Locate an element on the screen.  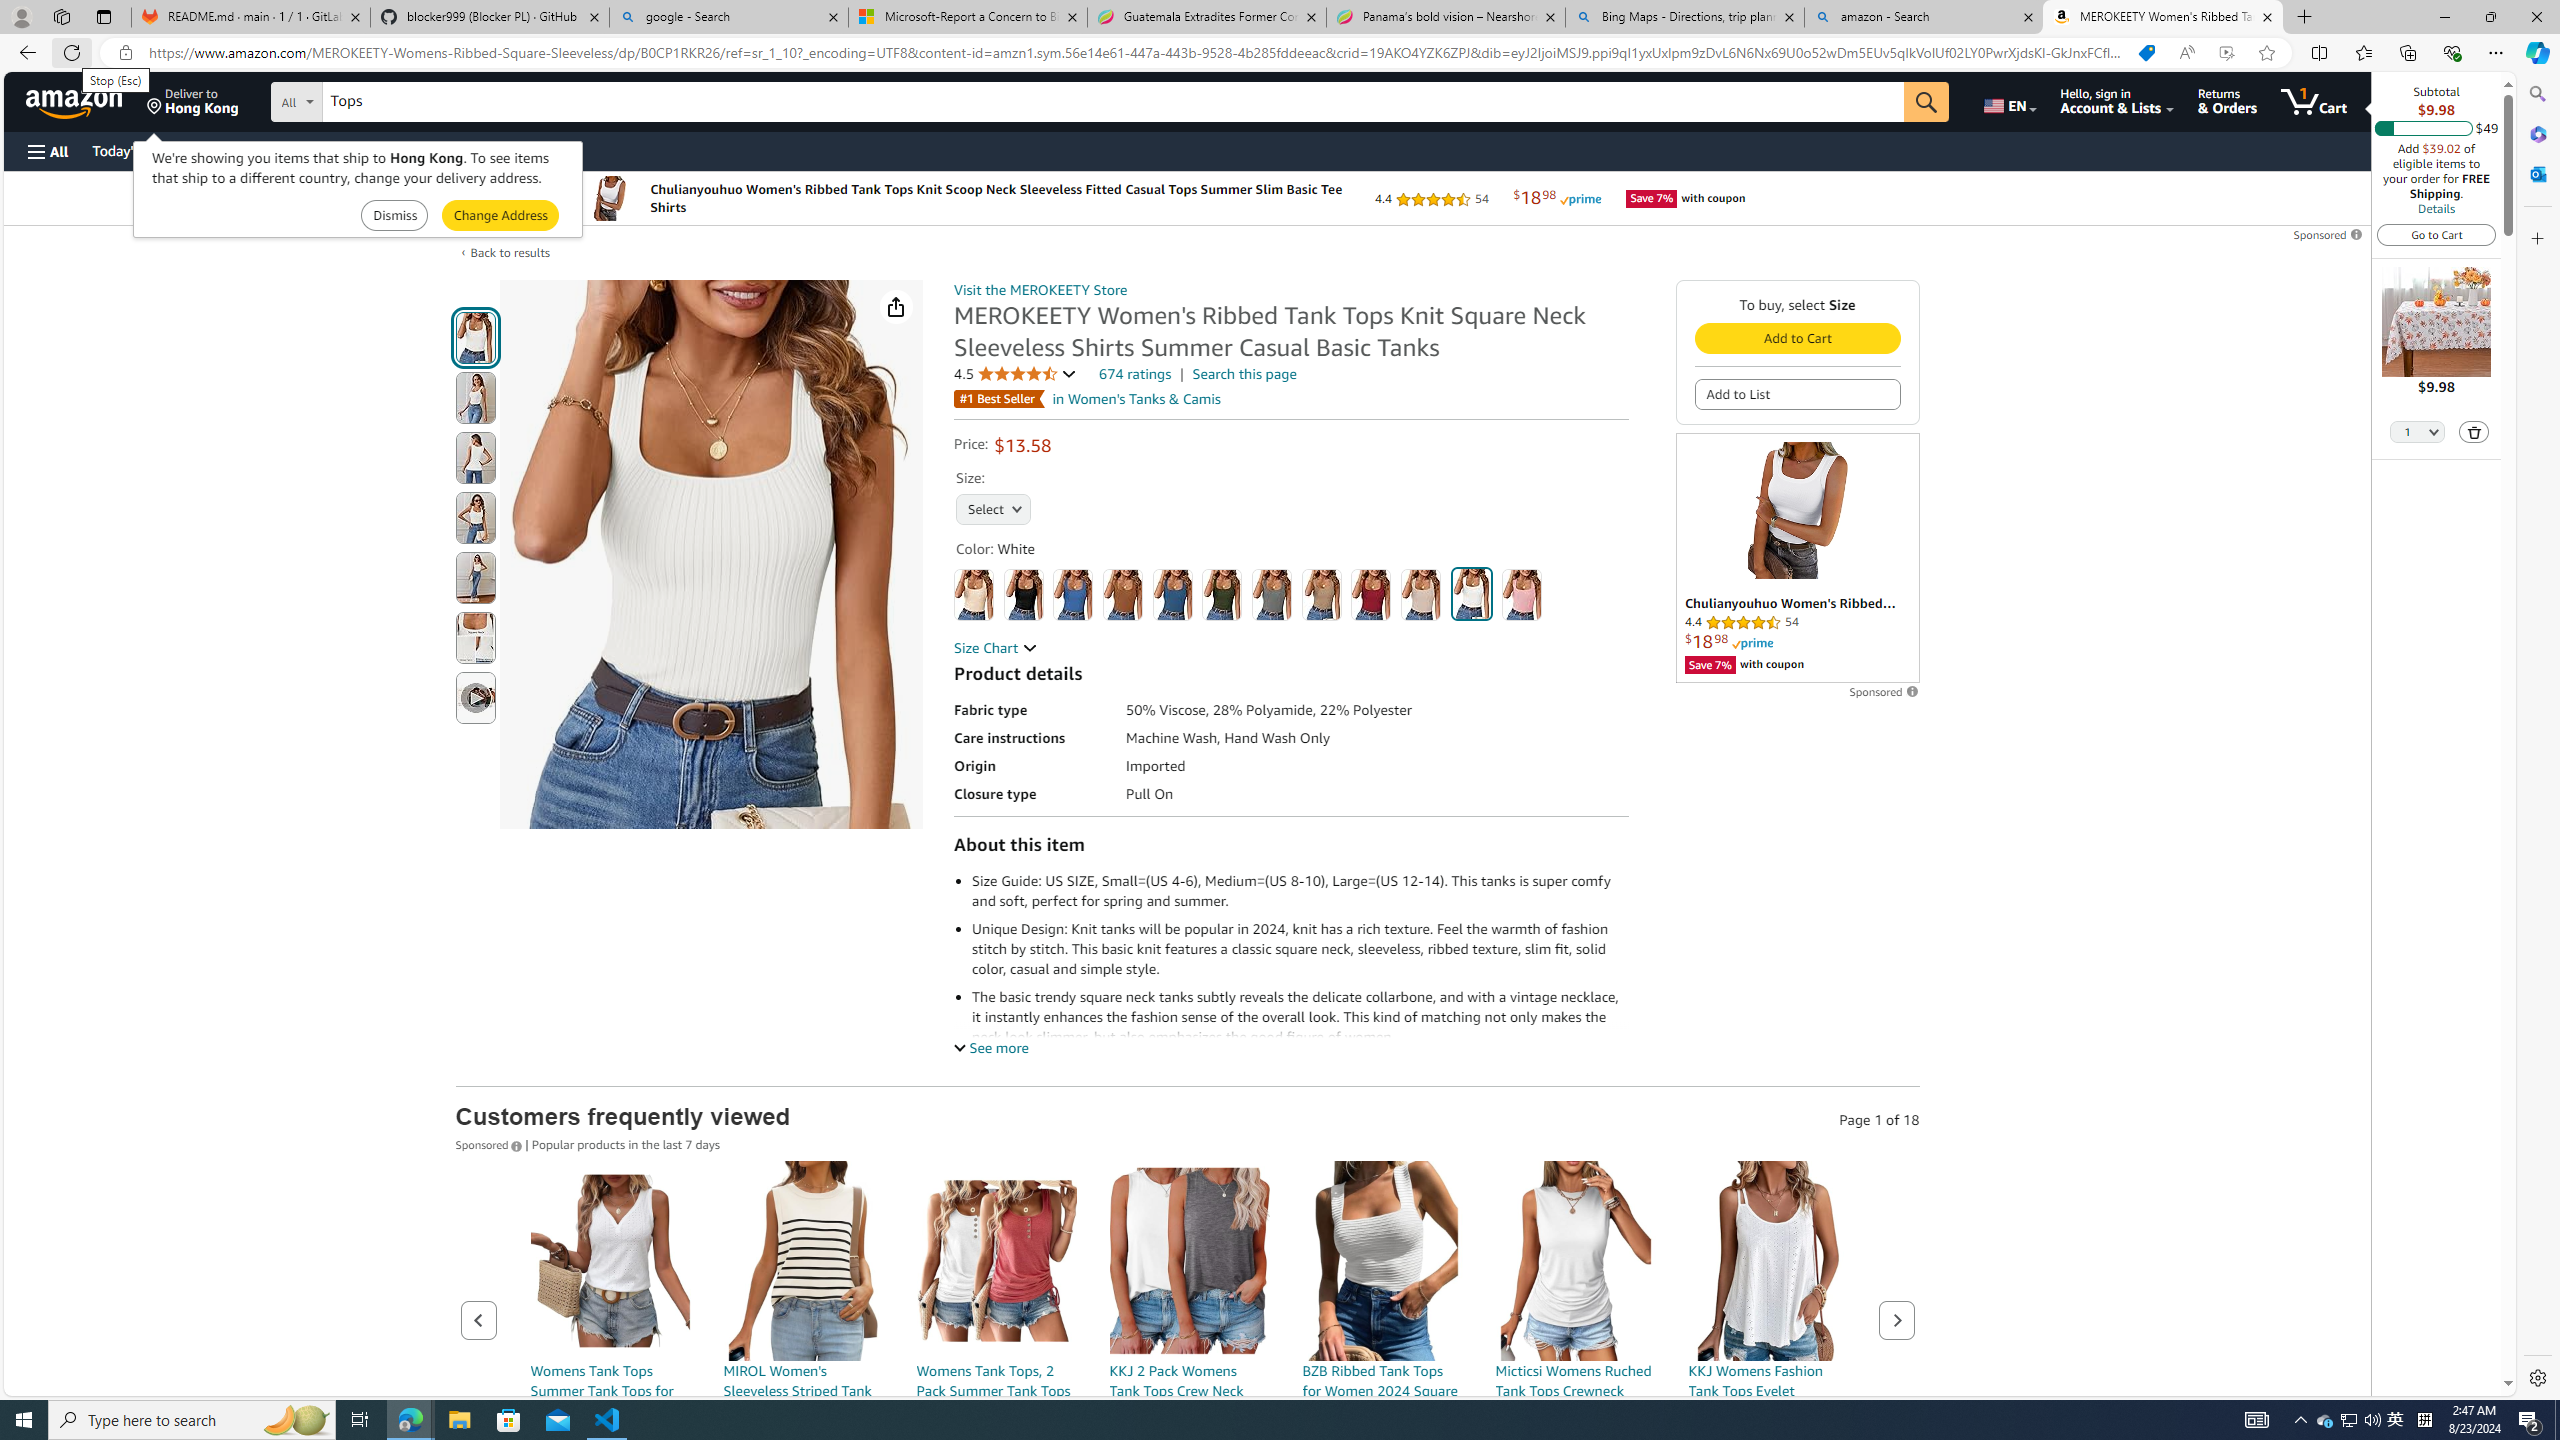
'Khaki' is located at coordinates (1321, 594).